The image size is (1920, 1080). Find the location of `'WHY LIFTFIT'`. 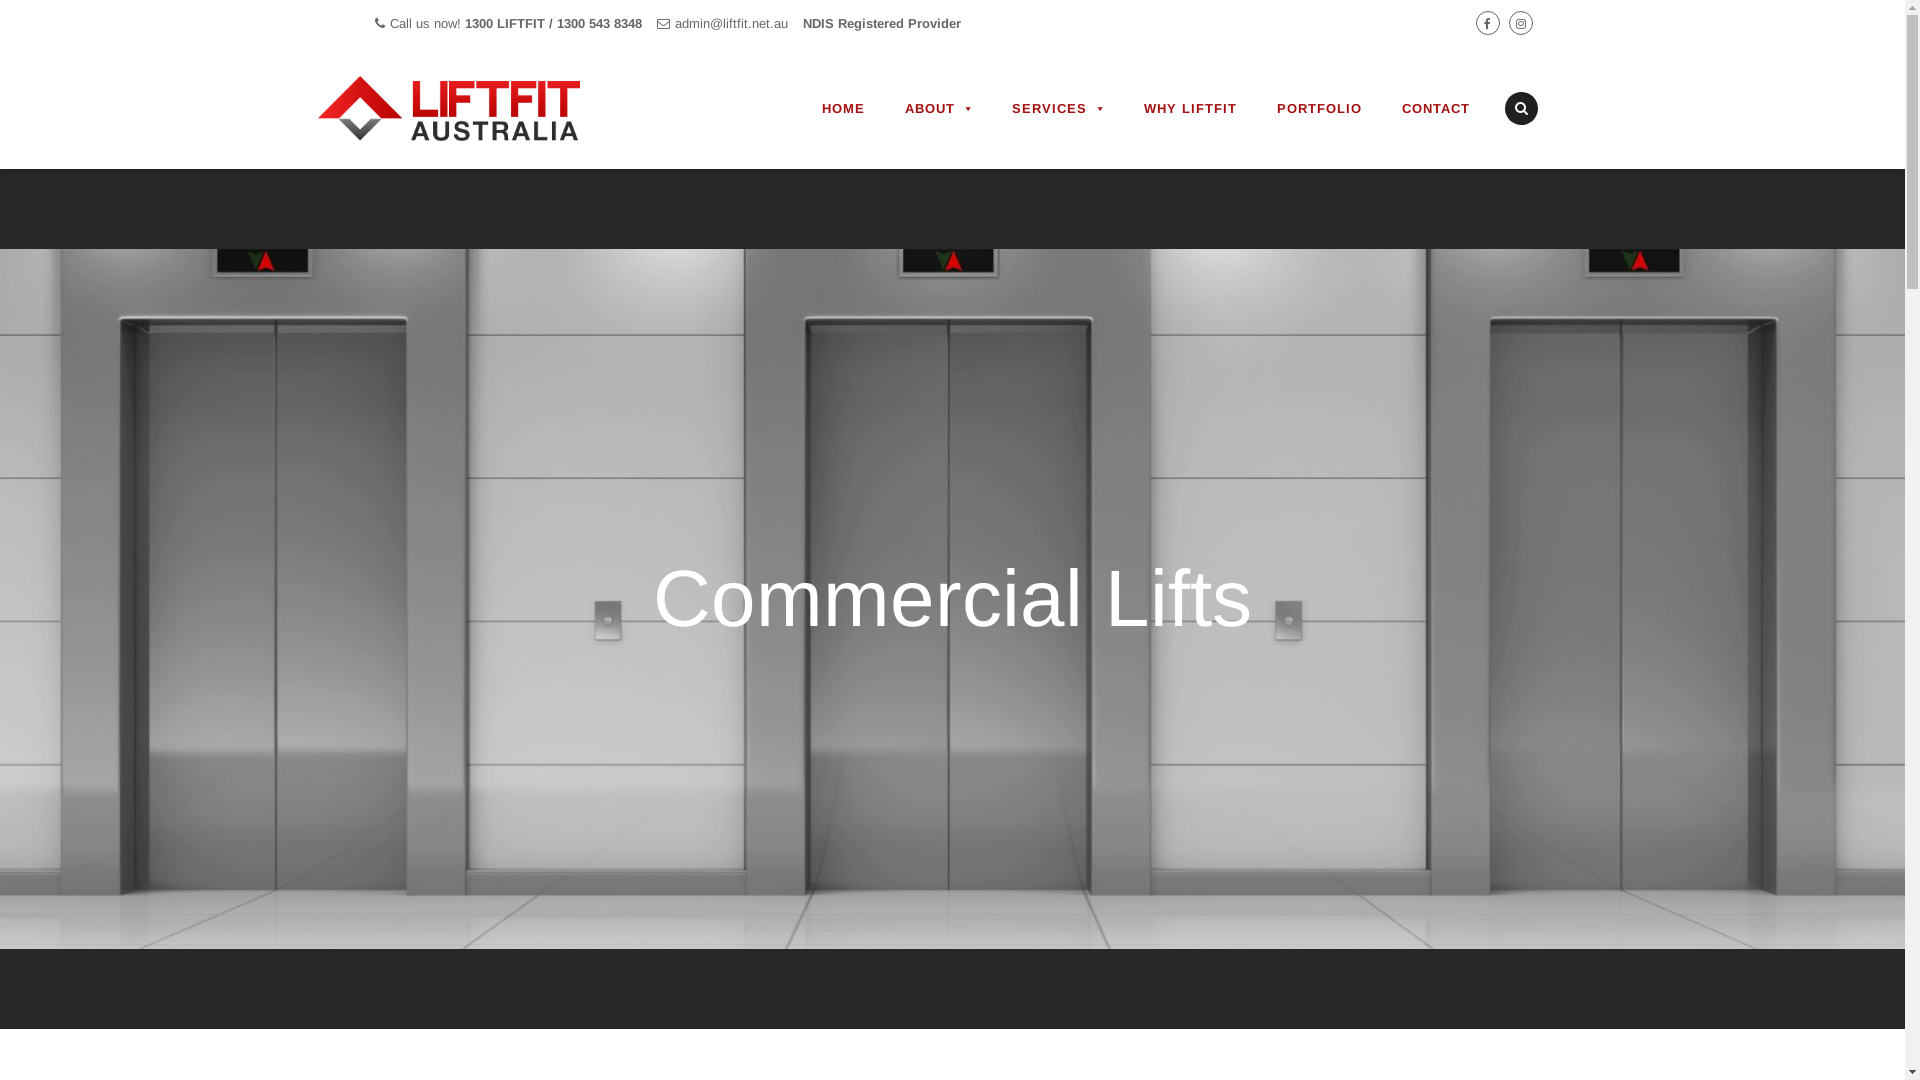

'WHY LIFTFIT' is located at coordinates (1190, 108).